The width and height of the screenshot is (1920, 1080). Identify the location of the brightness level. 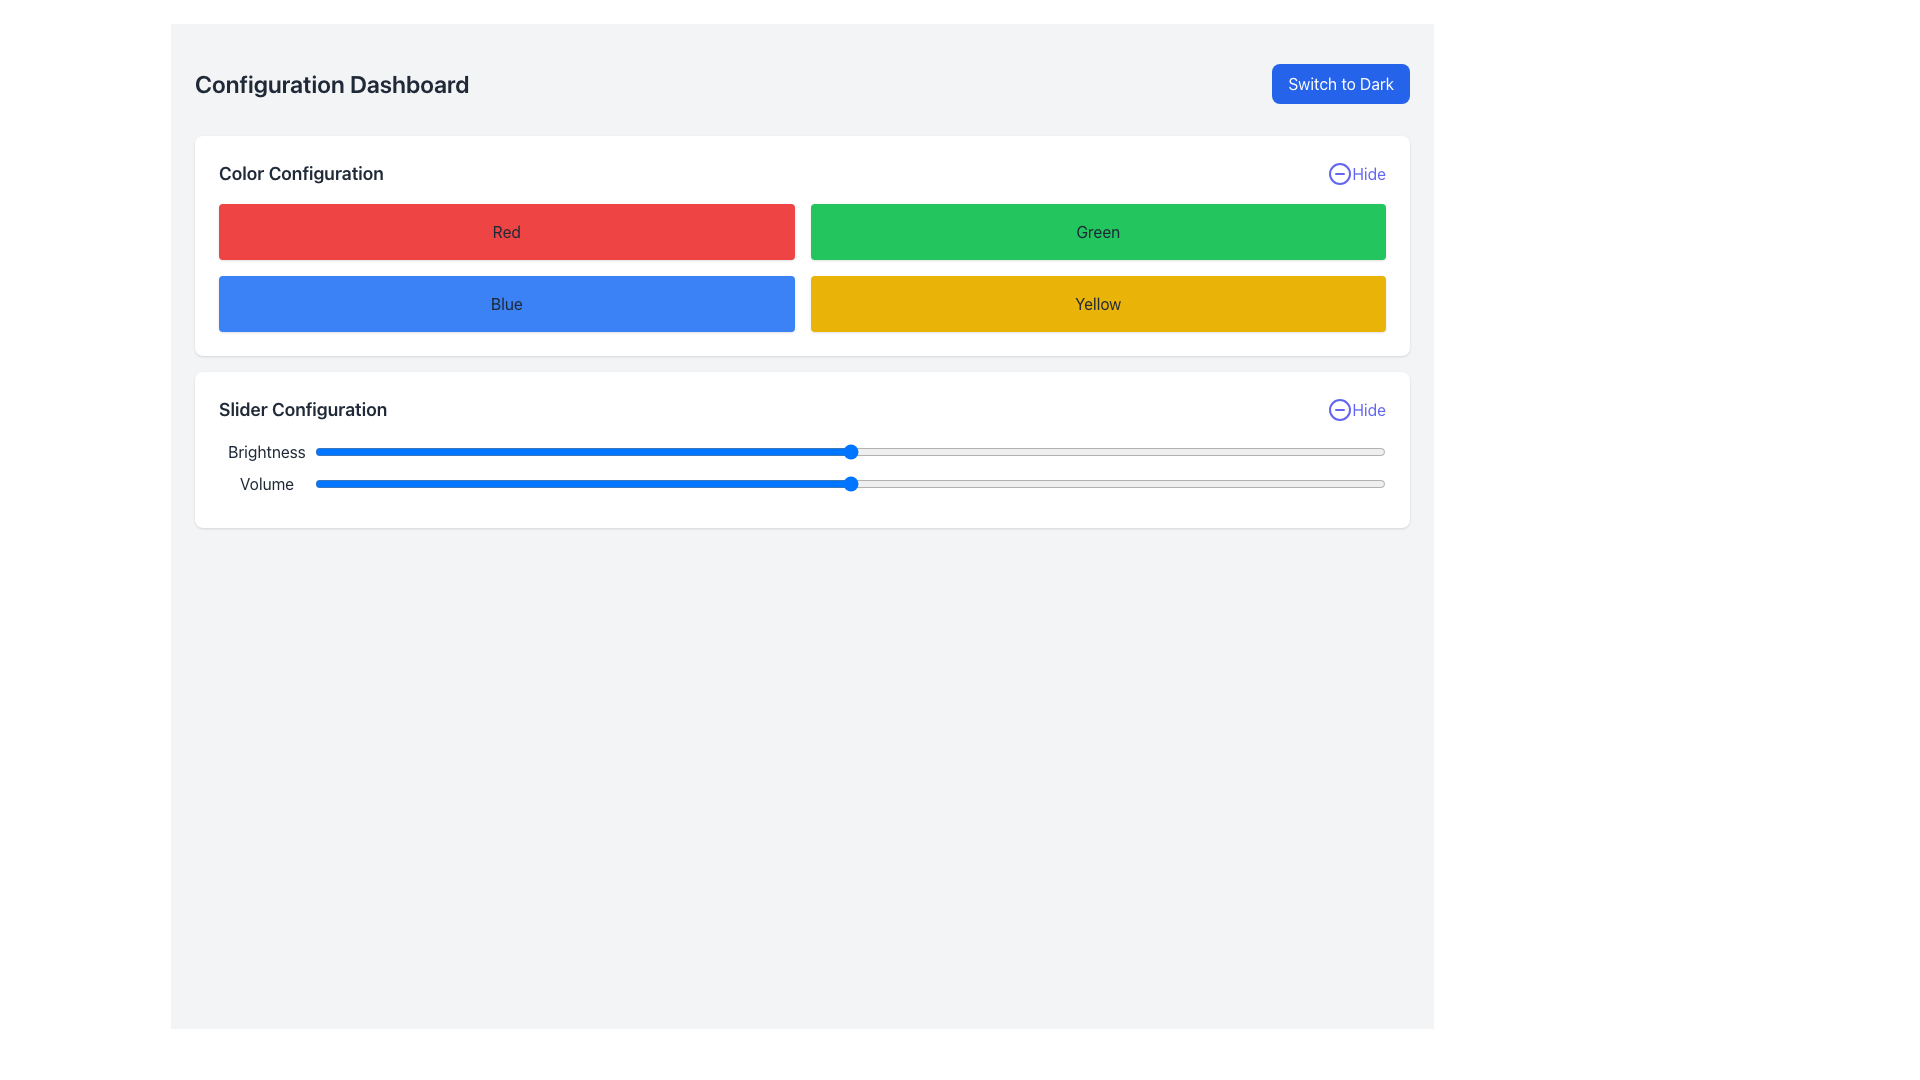
(347, 451).